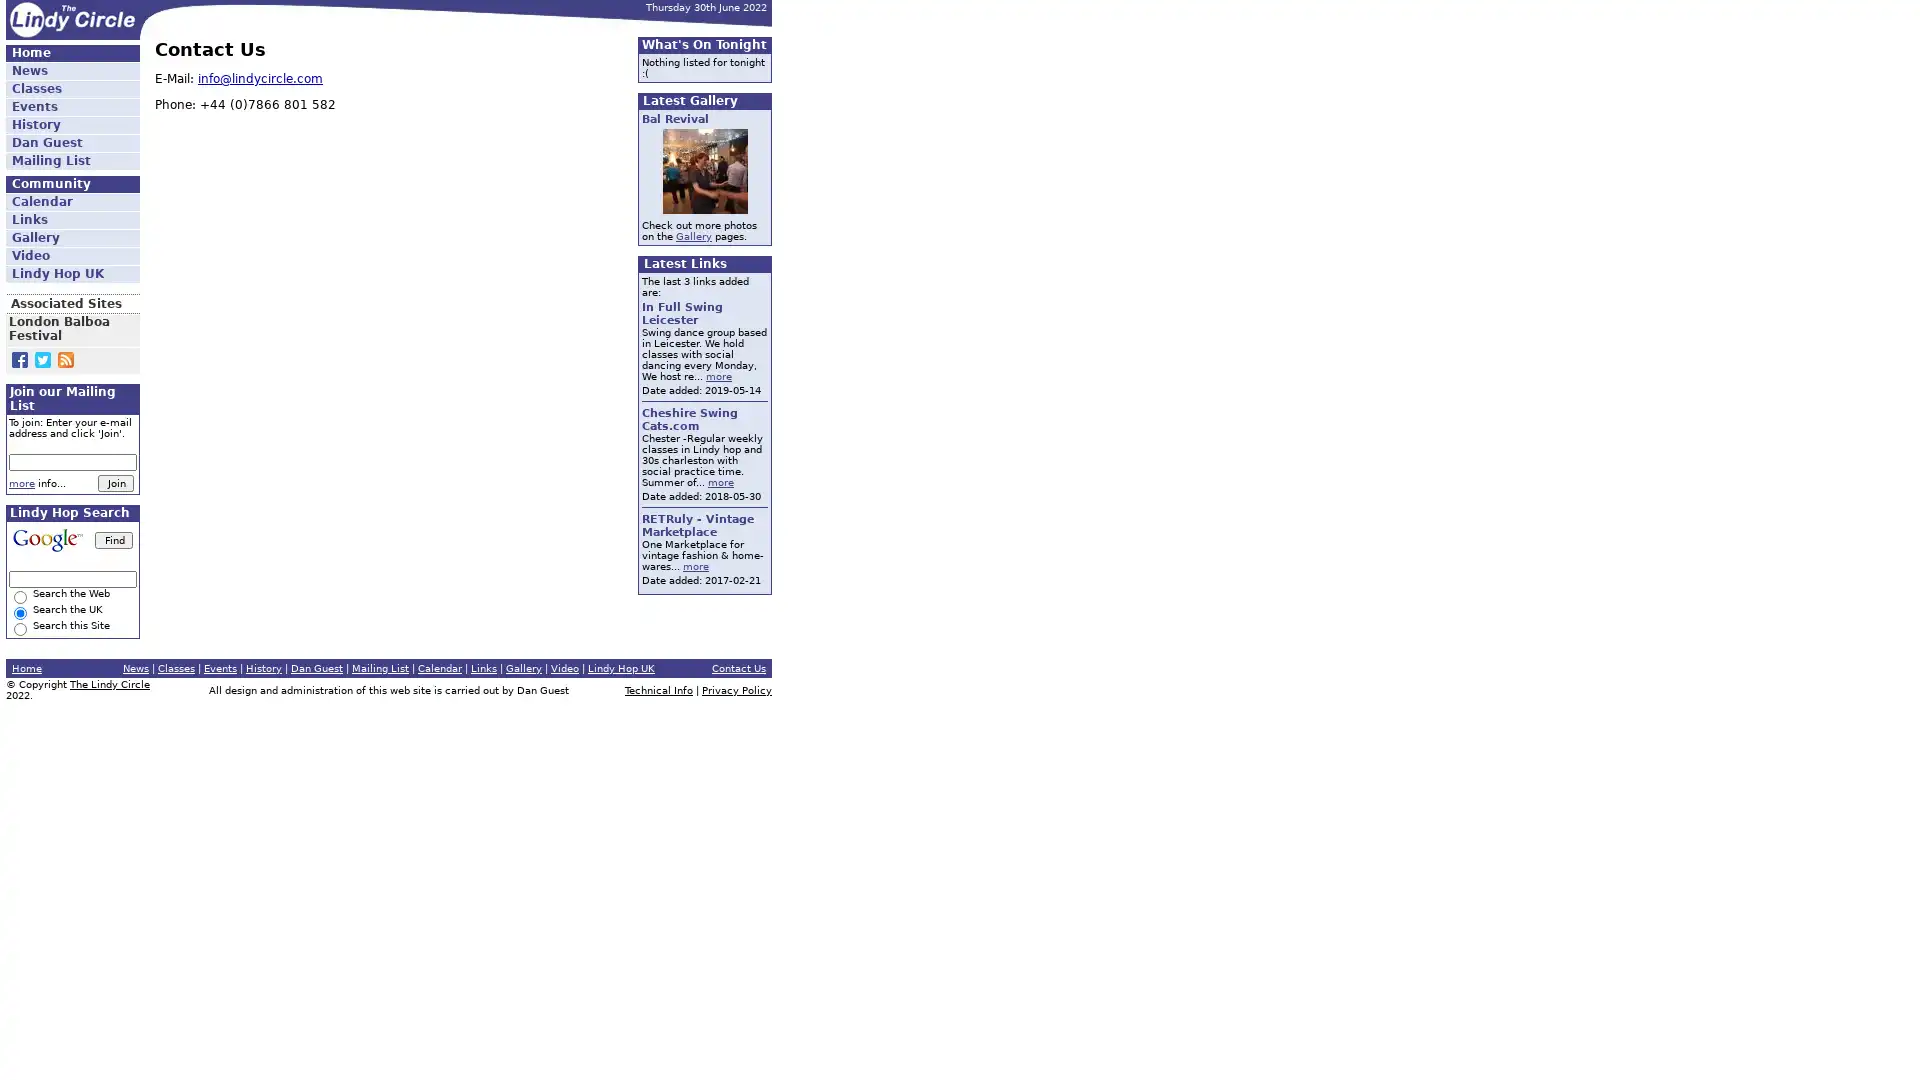 This screenshot has width=1920, height=1080. Describe the element at coordinates (113, 538) in the screenshot. I see `Find` at that location.